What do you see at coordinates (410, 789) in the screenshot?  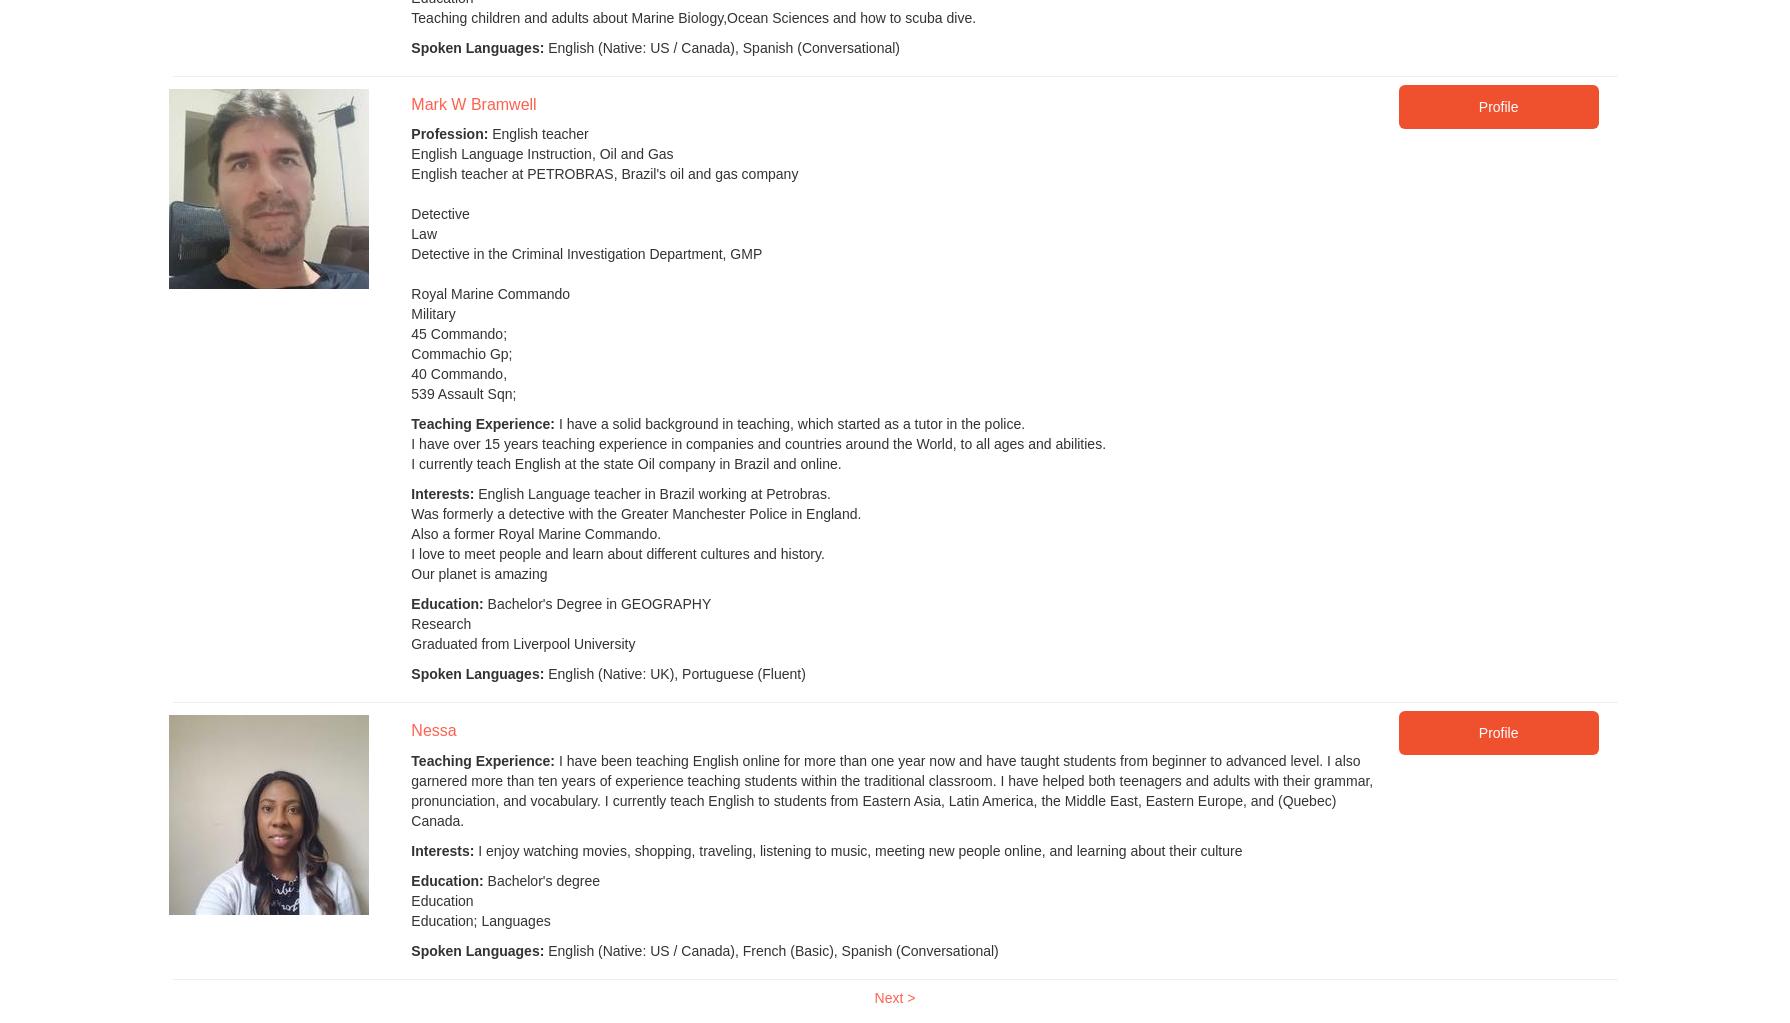 I see `'I have been teaching English online for more than one year now and have taught students from beginner to advanced level. I also garnered more than ten years of experience teaching students within the traditional classroom. I have helped both teenagers and adults with their grammar, pronunciation, and vocabulary.  I currently teach English to students from Eastern Asia, Latin America, the Middle East, Eastern Europe, and (Quebec) Canada.'` at bounding box center [410, 789].